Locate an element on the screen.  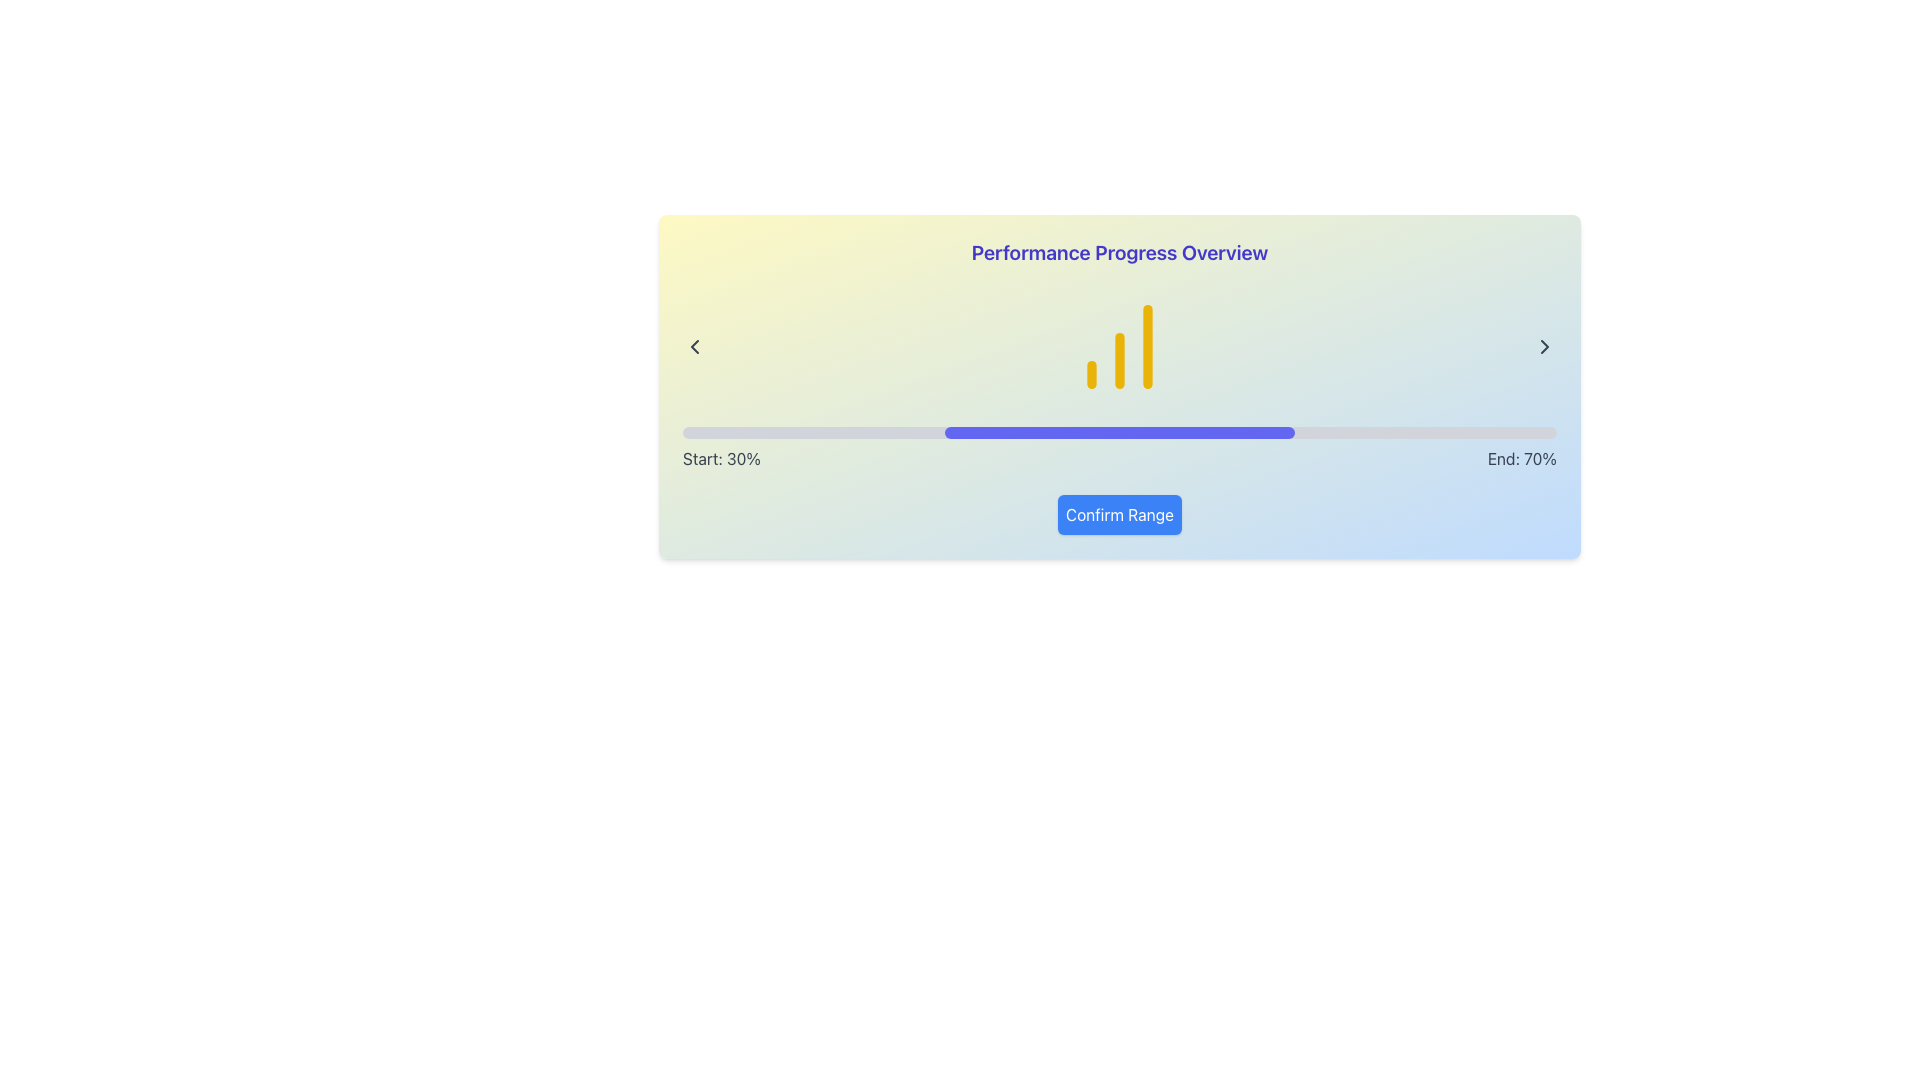
the left-aligned navigation button with a right-pointing chevron arrow is located at coordinates (695, 346).